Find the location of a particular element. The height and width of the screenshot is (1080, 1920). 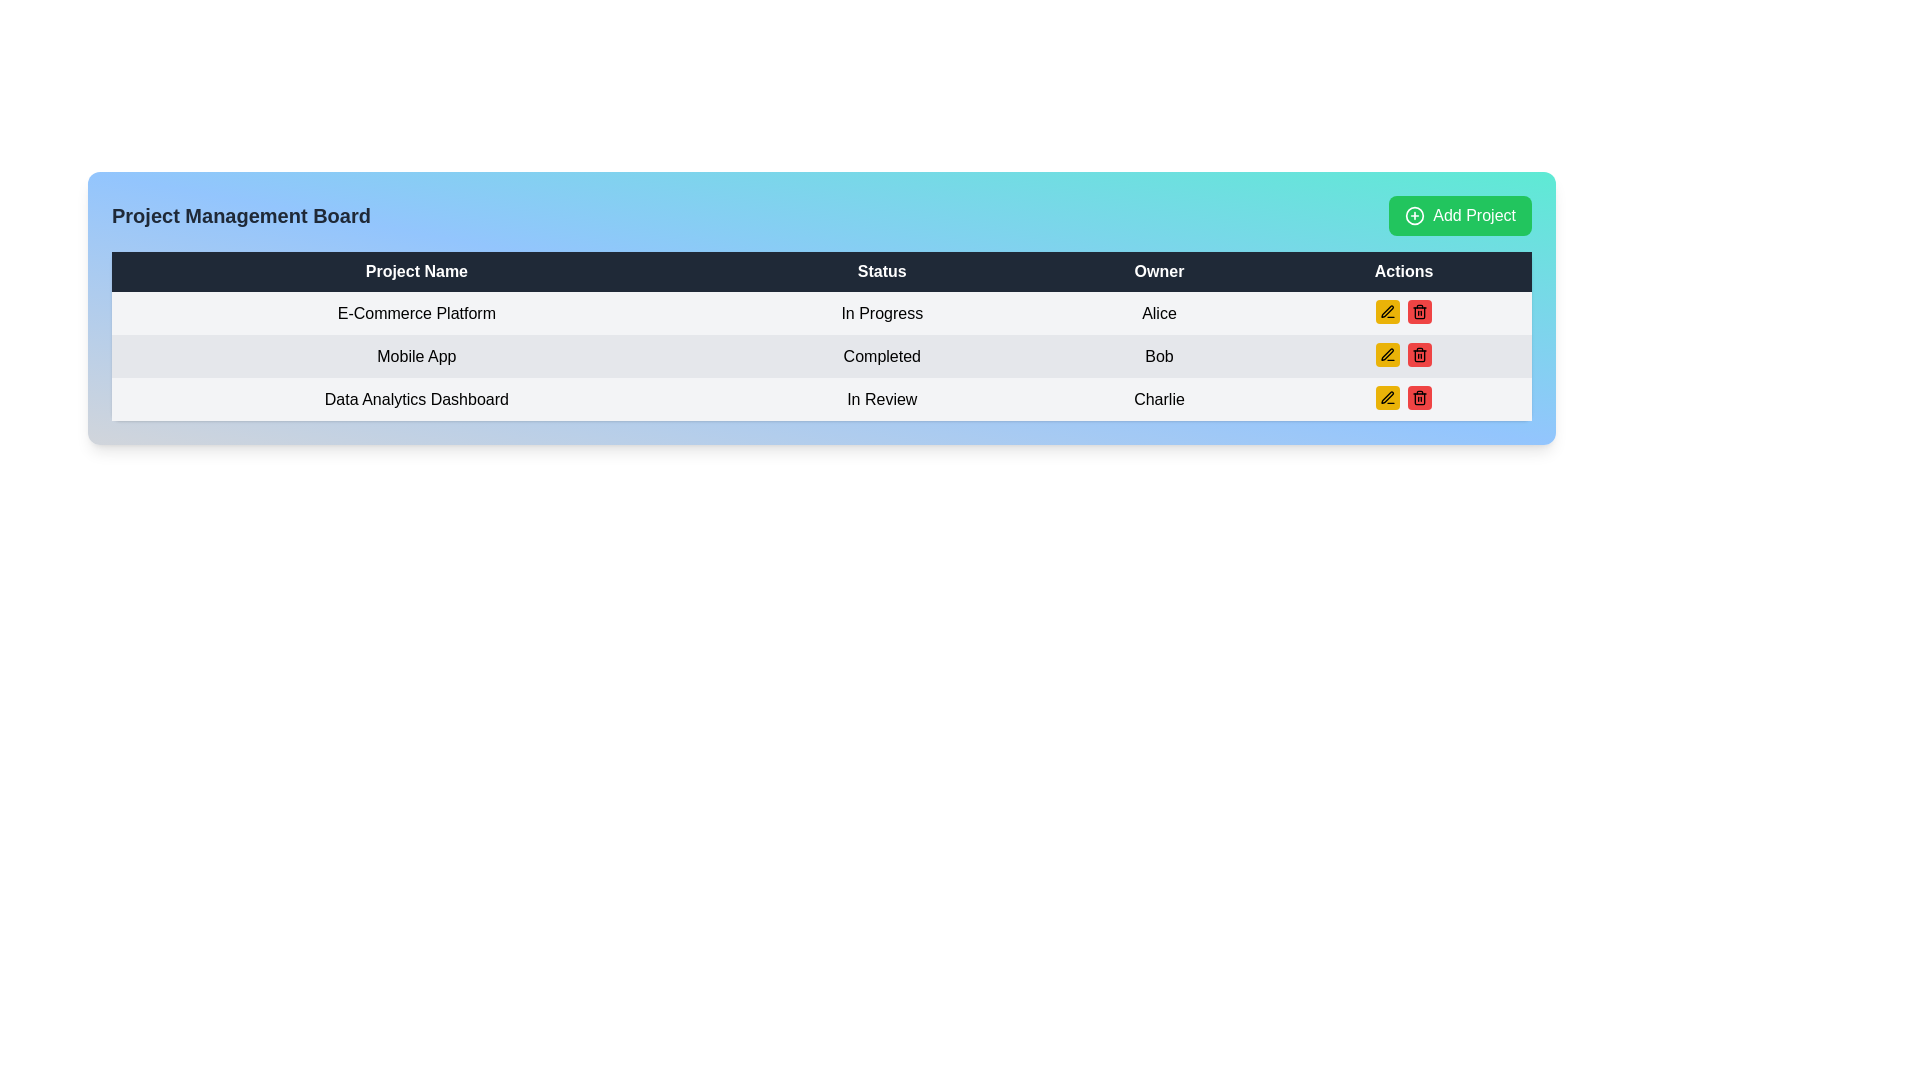

the yellow pen icon button in the 'Actions' column of the last row corresponding to 'Data Analytics Dashboard' is located at coordinates (1386, 397).